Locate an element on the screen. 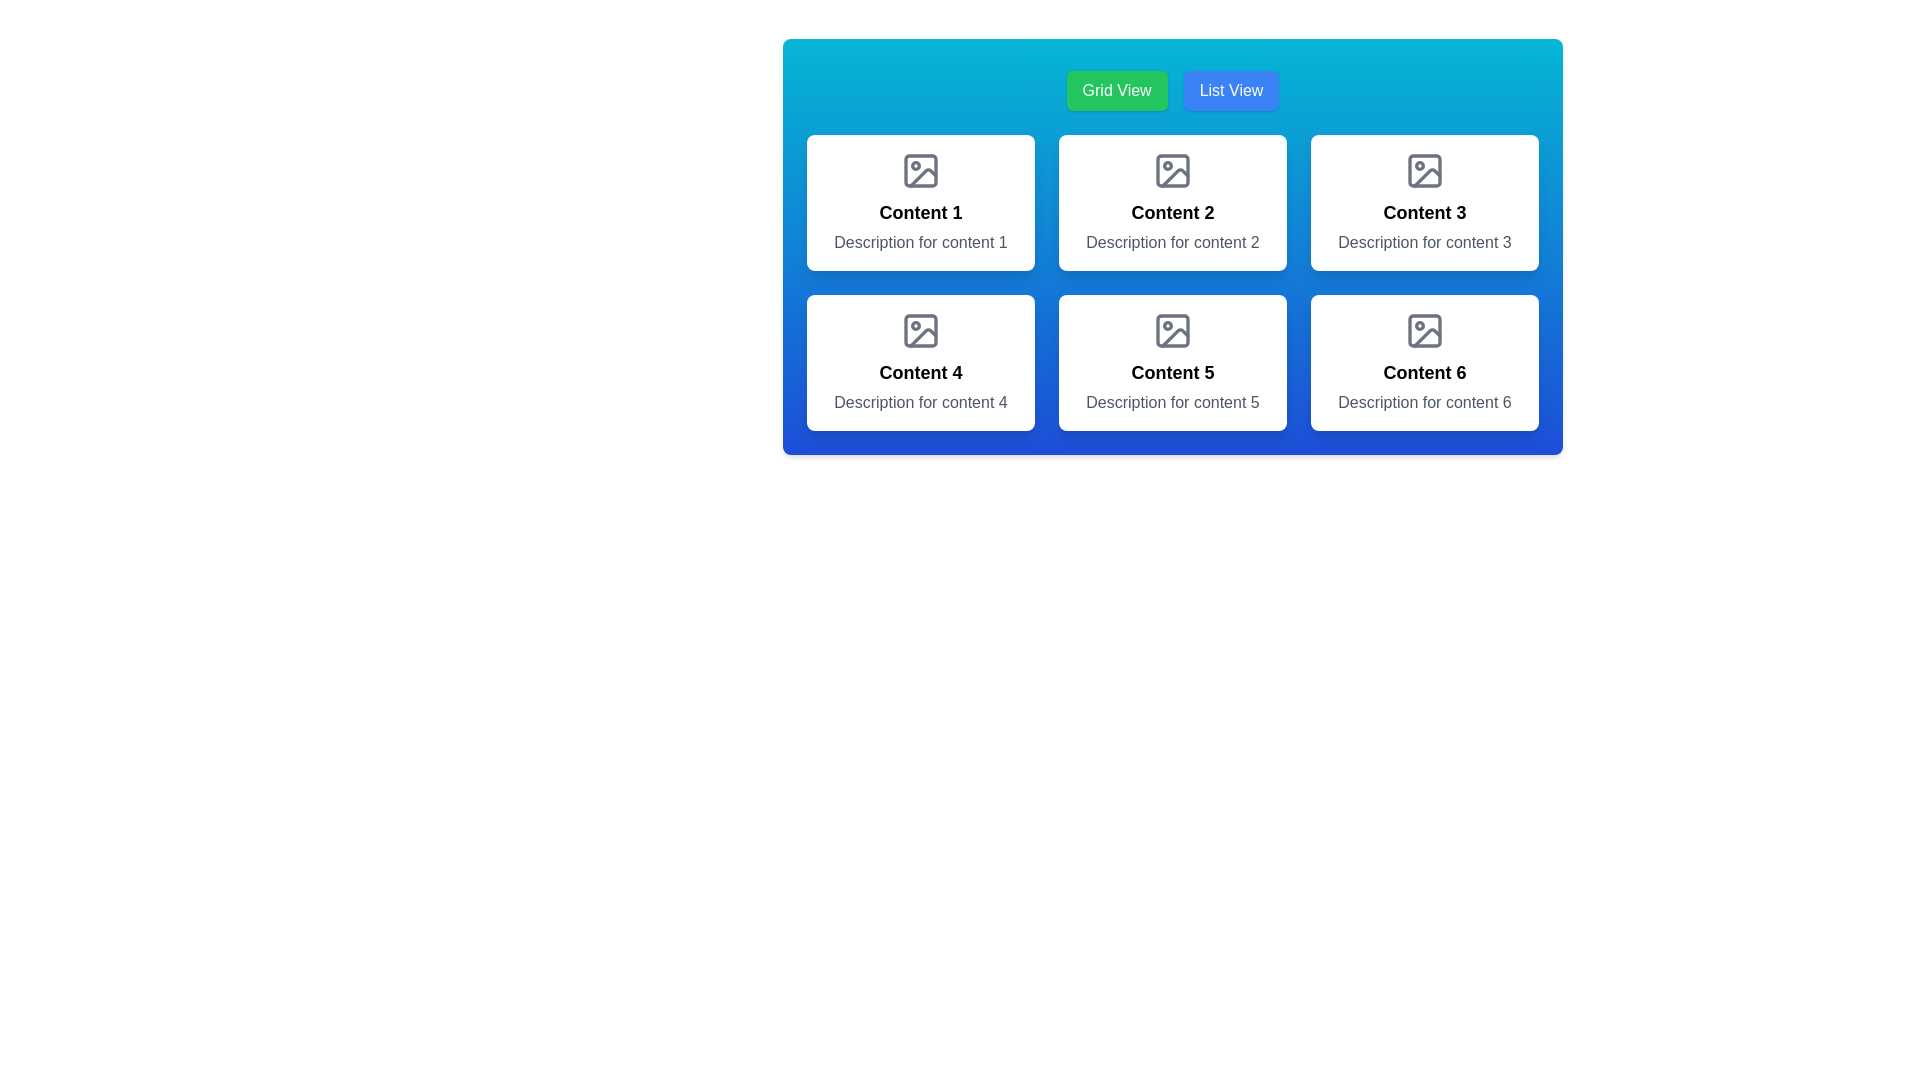 Image resolution: width=1920 pixels, height=1080 pixels. the image icon located at the top-center of the first content card ('Content 1') in the grid of cards is located at coordinates (920, 169).